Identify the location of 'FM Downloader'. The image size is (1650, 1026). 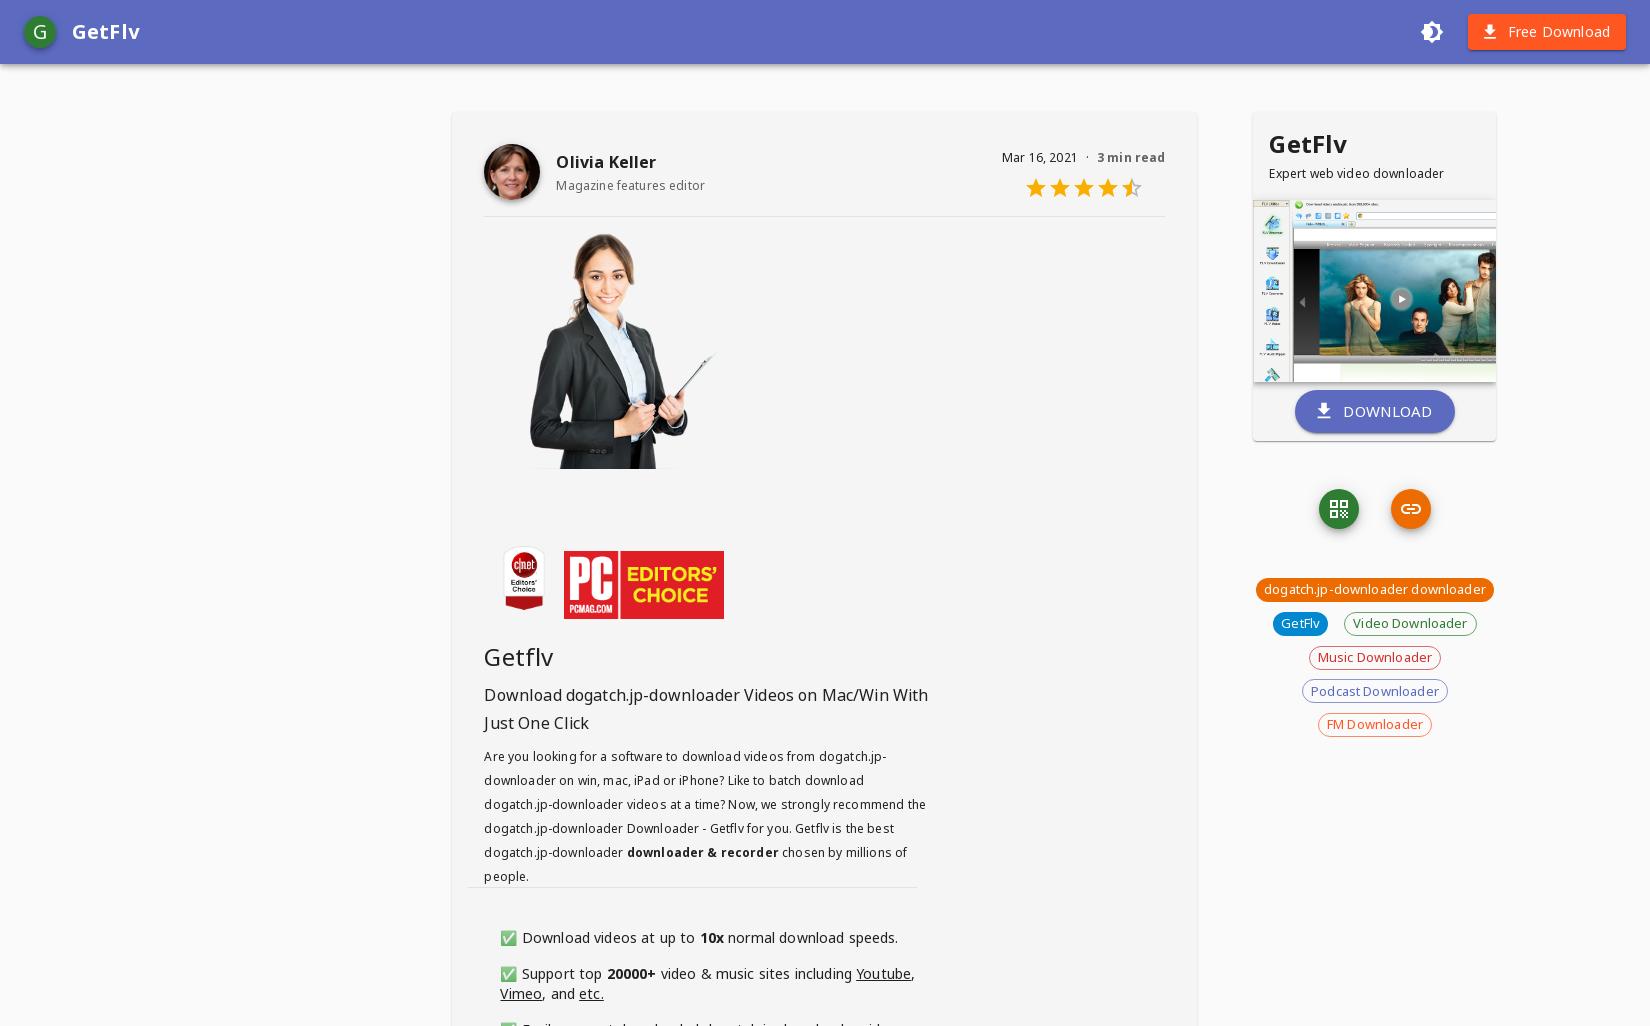
(1373, 724).